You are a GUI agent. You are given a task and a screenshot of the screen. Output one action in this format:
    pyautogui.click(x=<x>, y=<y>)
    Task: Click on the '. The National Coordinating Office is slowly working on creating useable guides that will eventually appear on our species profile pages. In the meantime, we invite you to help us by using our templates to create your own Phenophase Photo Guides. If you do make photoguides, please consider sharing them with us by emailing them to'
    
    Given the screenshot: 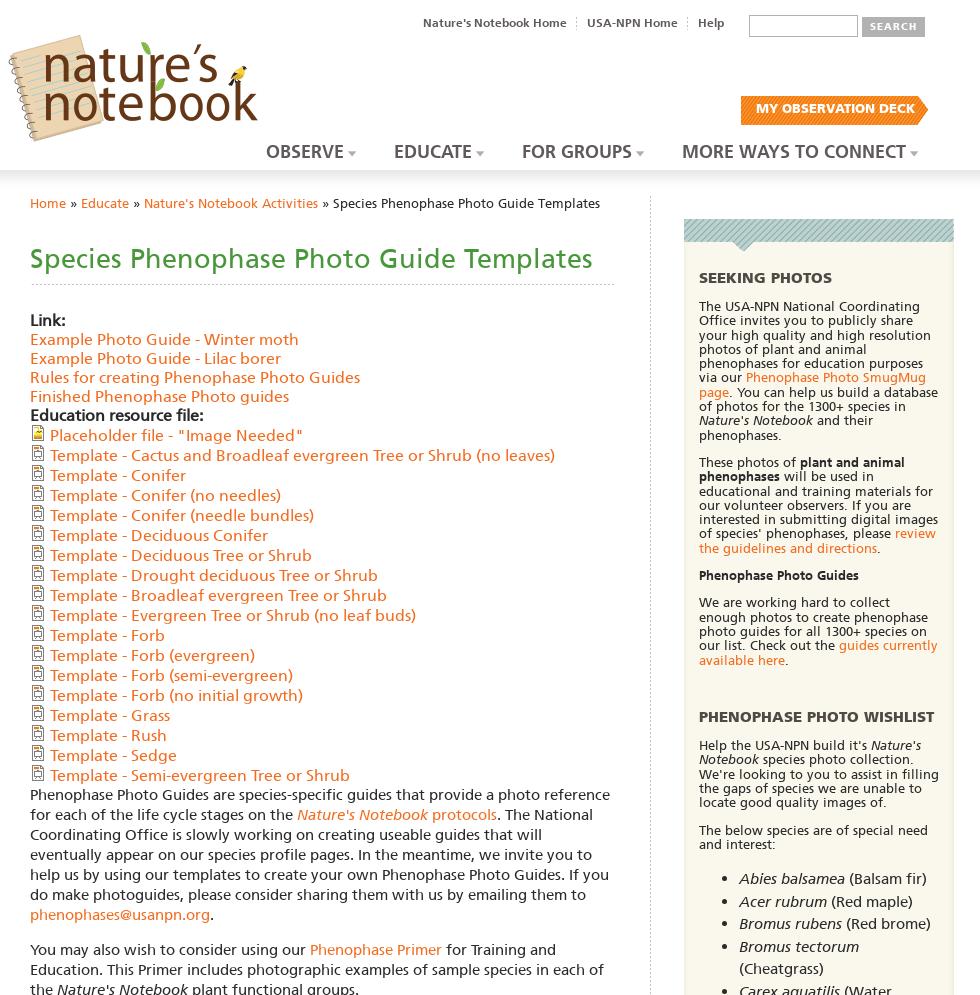 What is the action you would take?
    pyautogui.click(x=319, y=854)
    